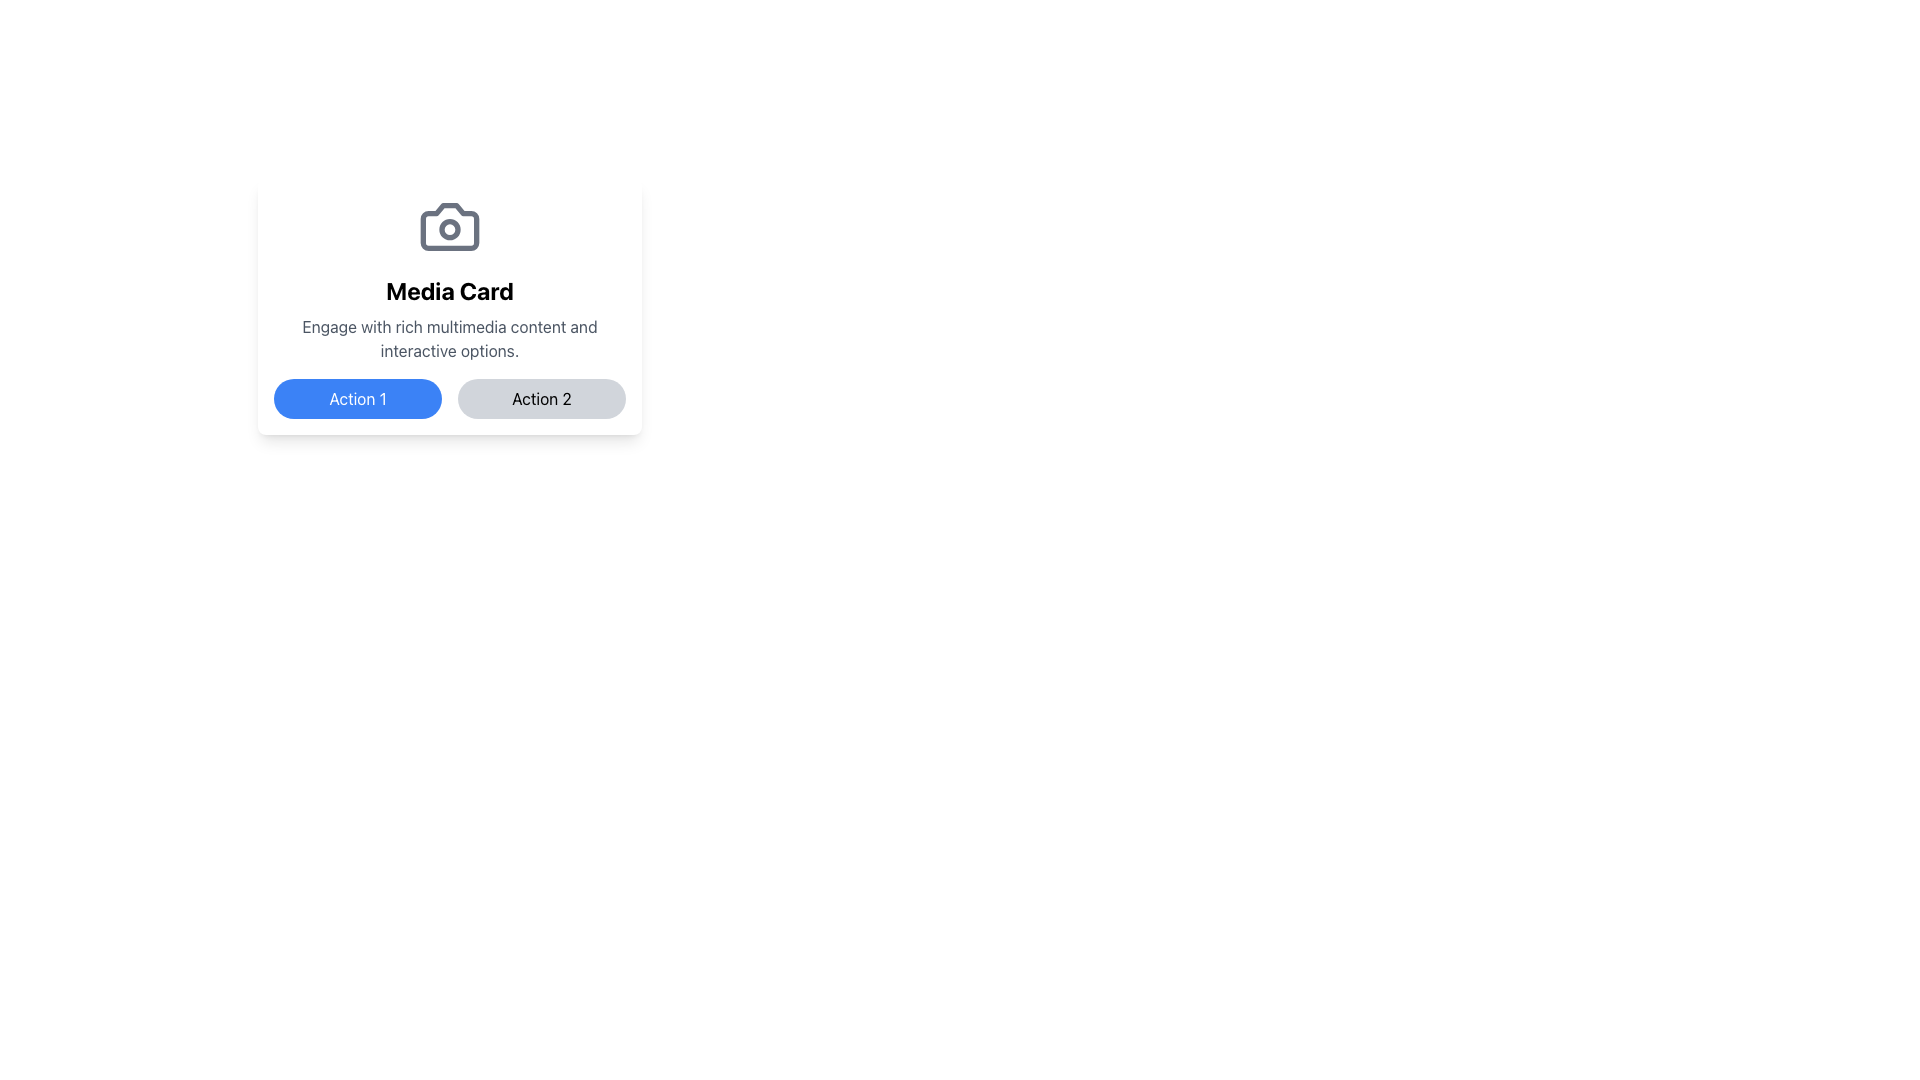 This screenshot has height=1080, width=1920. Describe the element at coordinates (449, 226) in the screenshot. I see `the camera icon located at the top of the card interface, which is styled as an outline and is part of an SVG graphic` at that location.